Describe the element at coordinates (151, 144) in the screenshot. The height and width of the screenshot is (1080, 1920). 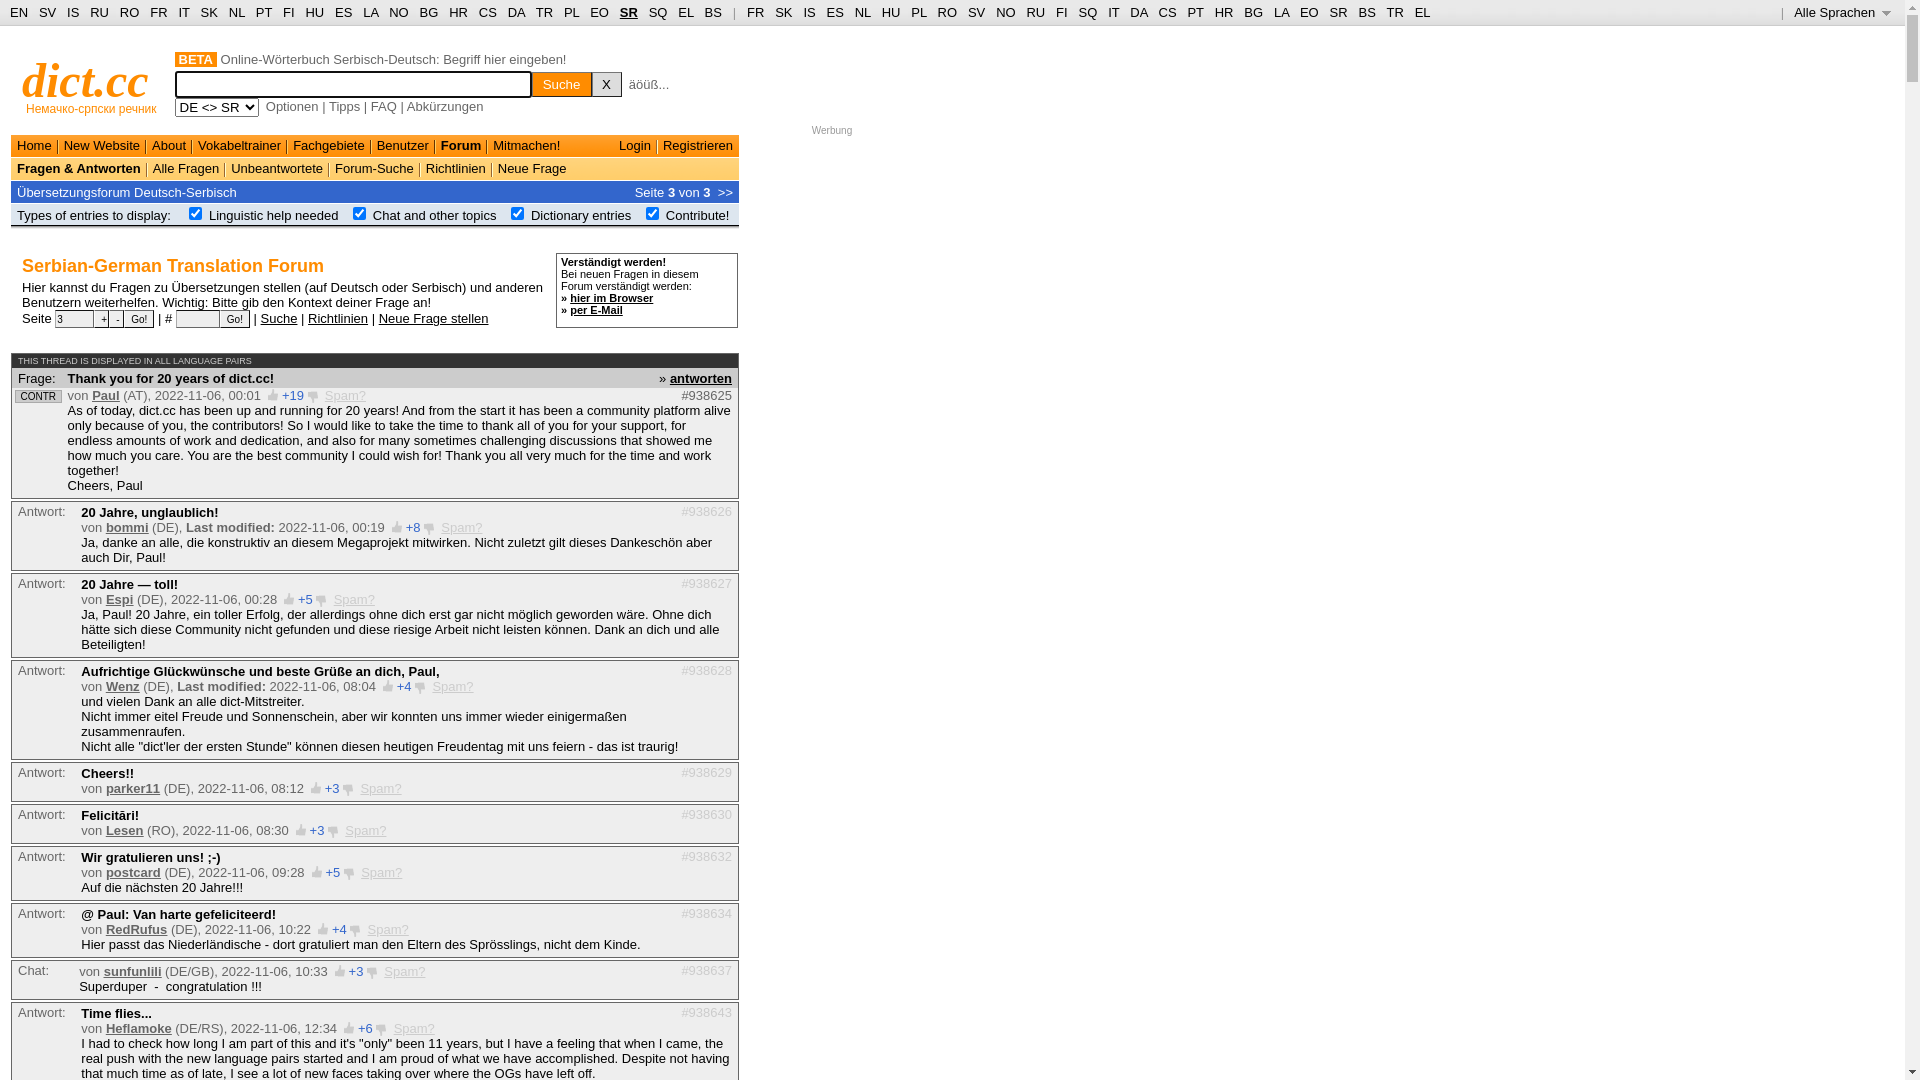
I see `'About'` at that location.